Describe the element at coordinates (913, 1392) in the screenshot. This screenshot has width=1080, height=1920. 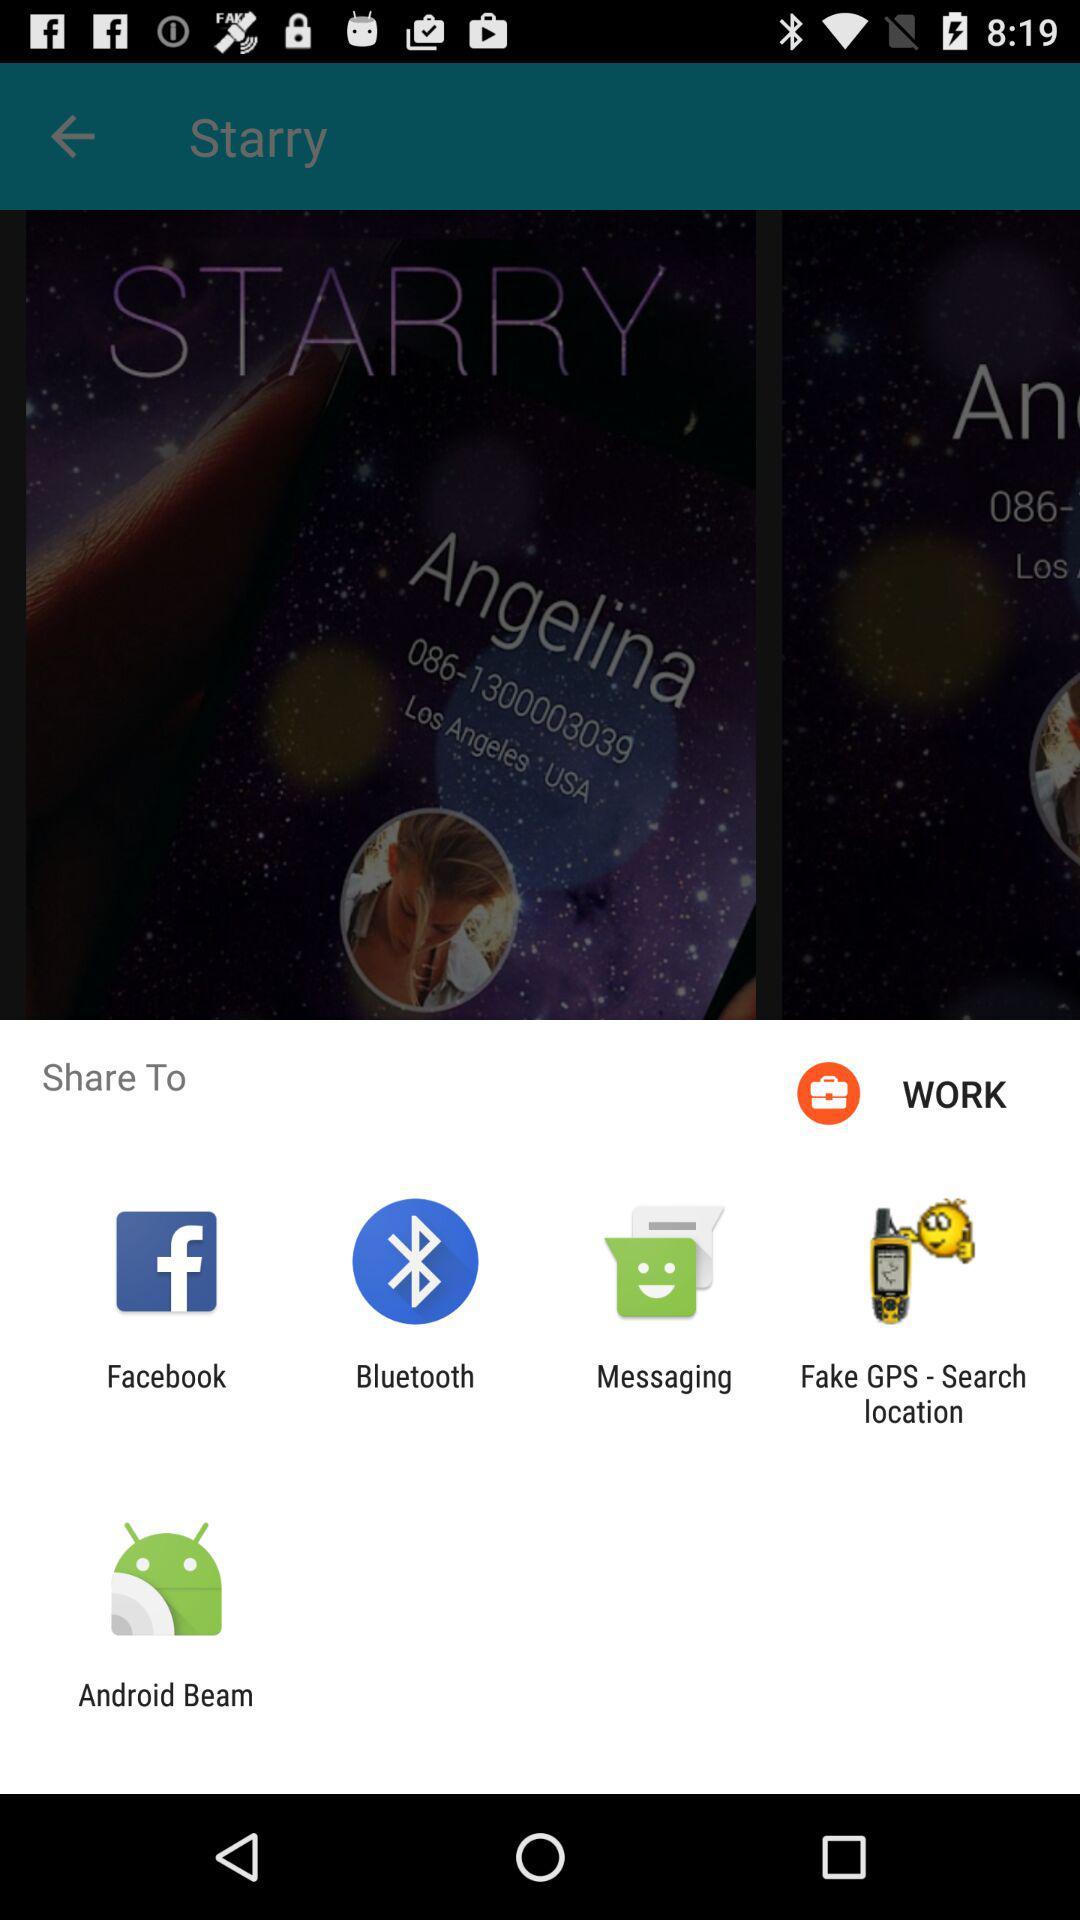
I see `icon to the right of the messaging item` at that location.